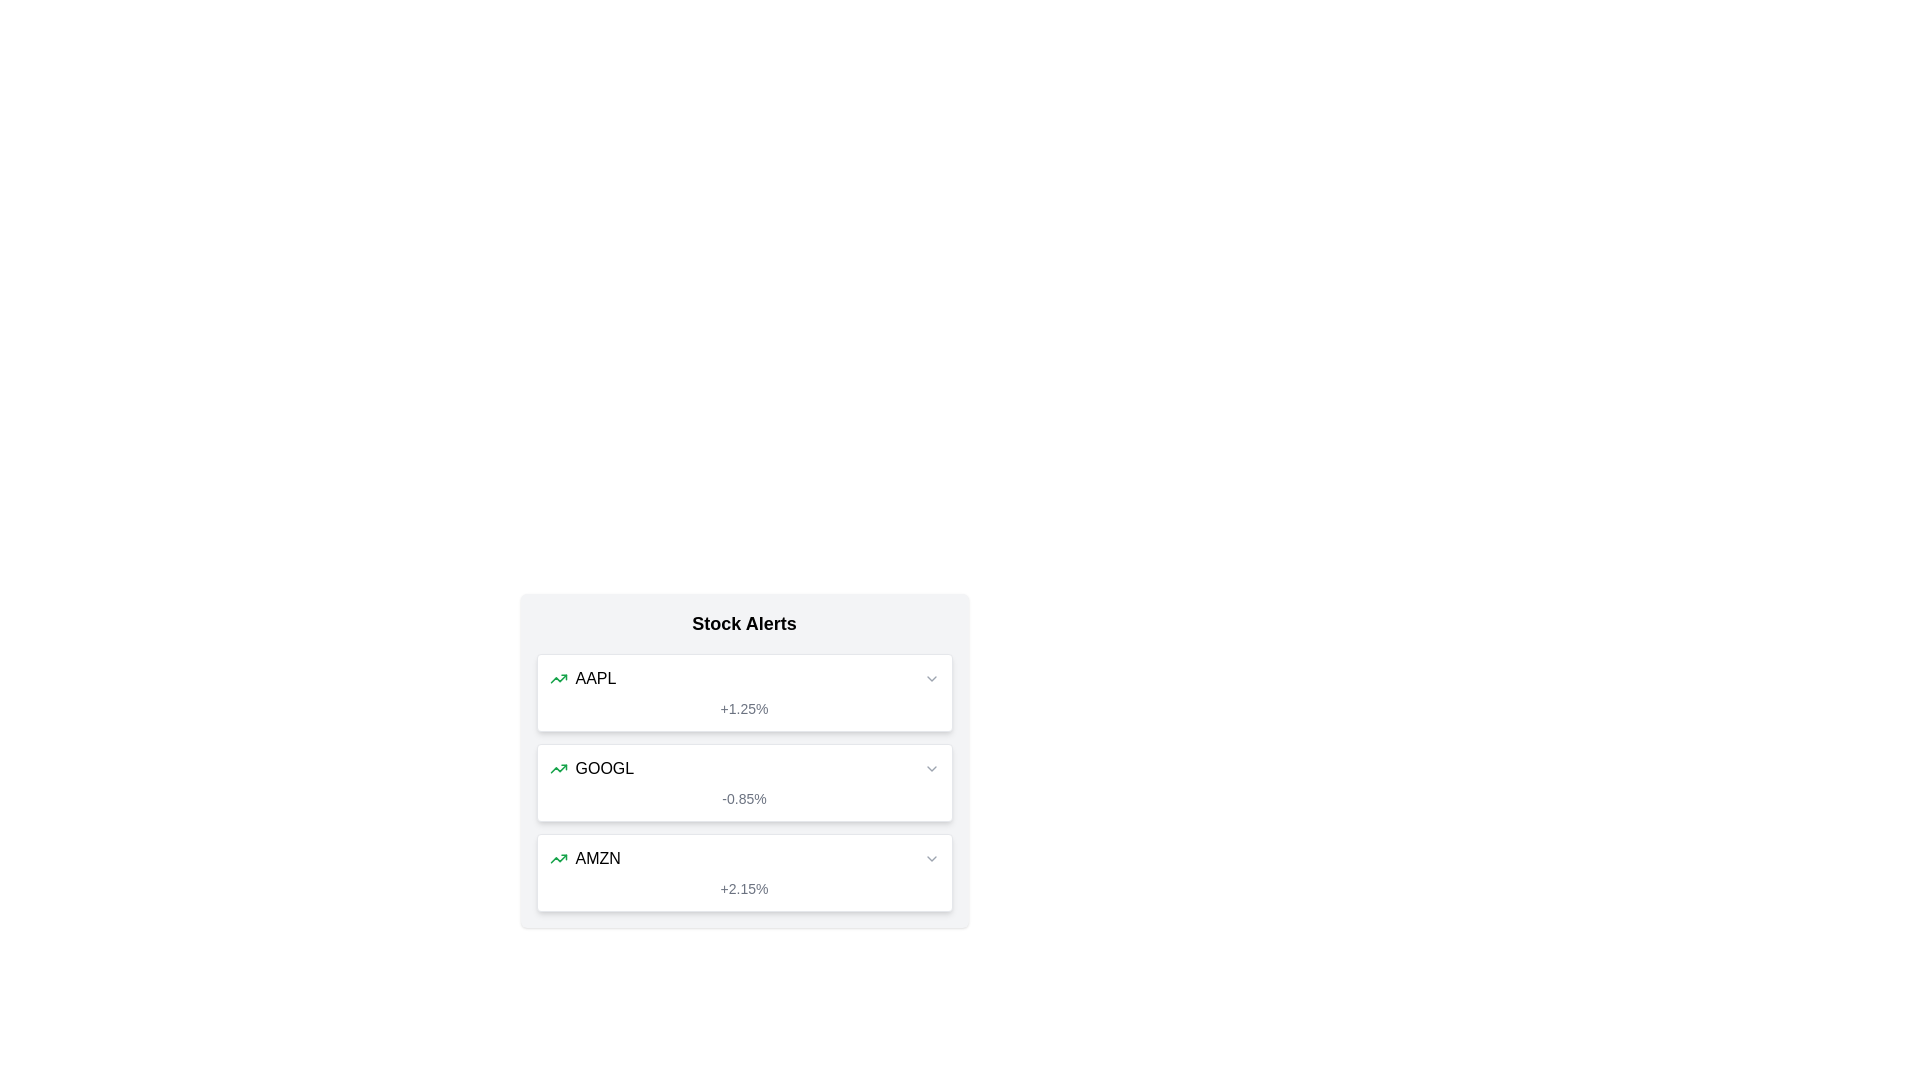 This screenshot has height=1080, width=1920. What do you see at coordinates (743, 782) in the screenshot?
I see `the information display card showing the stock alert for GOOGL with a performance change of -0.85%, located as the second card in the list of stock alerts` at bounding box center [743, 782].